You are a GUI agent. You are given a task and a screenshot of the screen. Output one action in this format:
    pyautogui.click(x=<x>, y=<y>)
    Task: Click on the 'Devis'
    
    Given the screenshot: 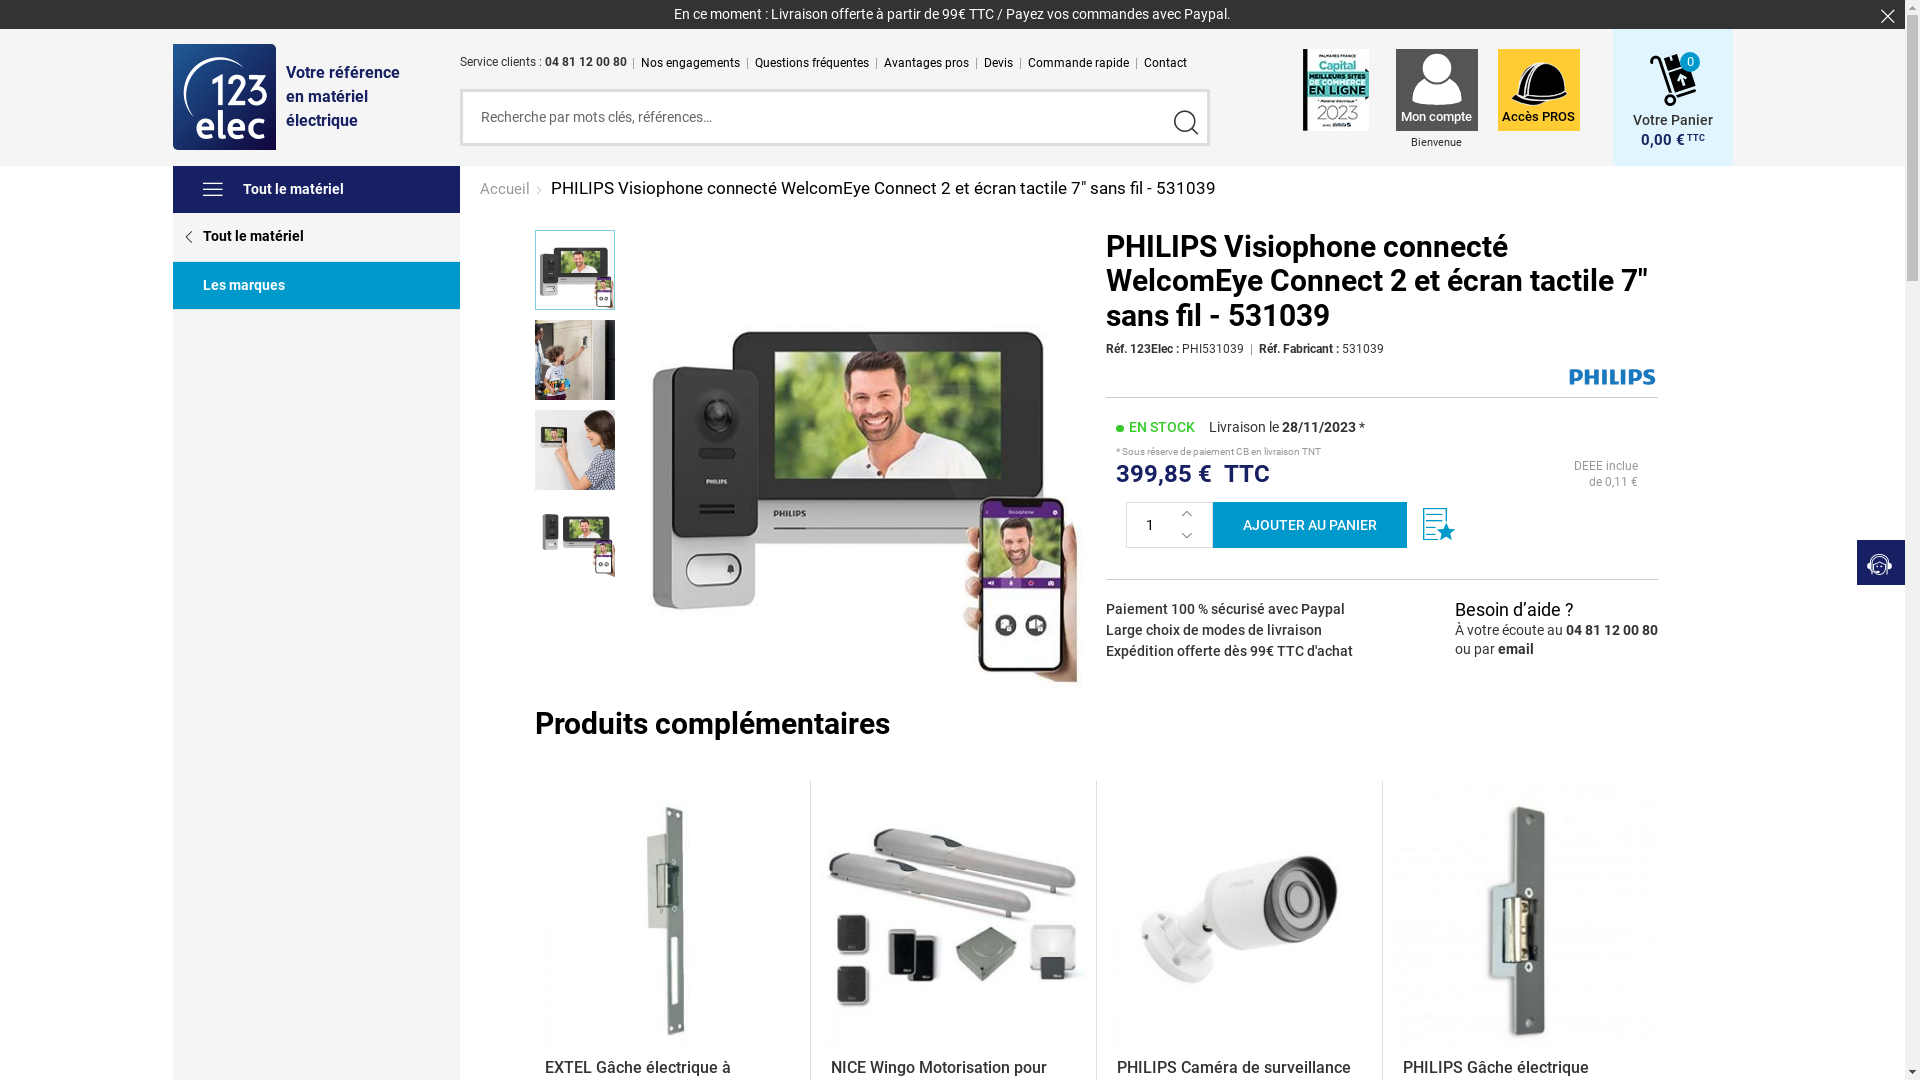 What is the action you would take?
    pyautogui.click(x=998, y=61)
    